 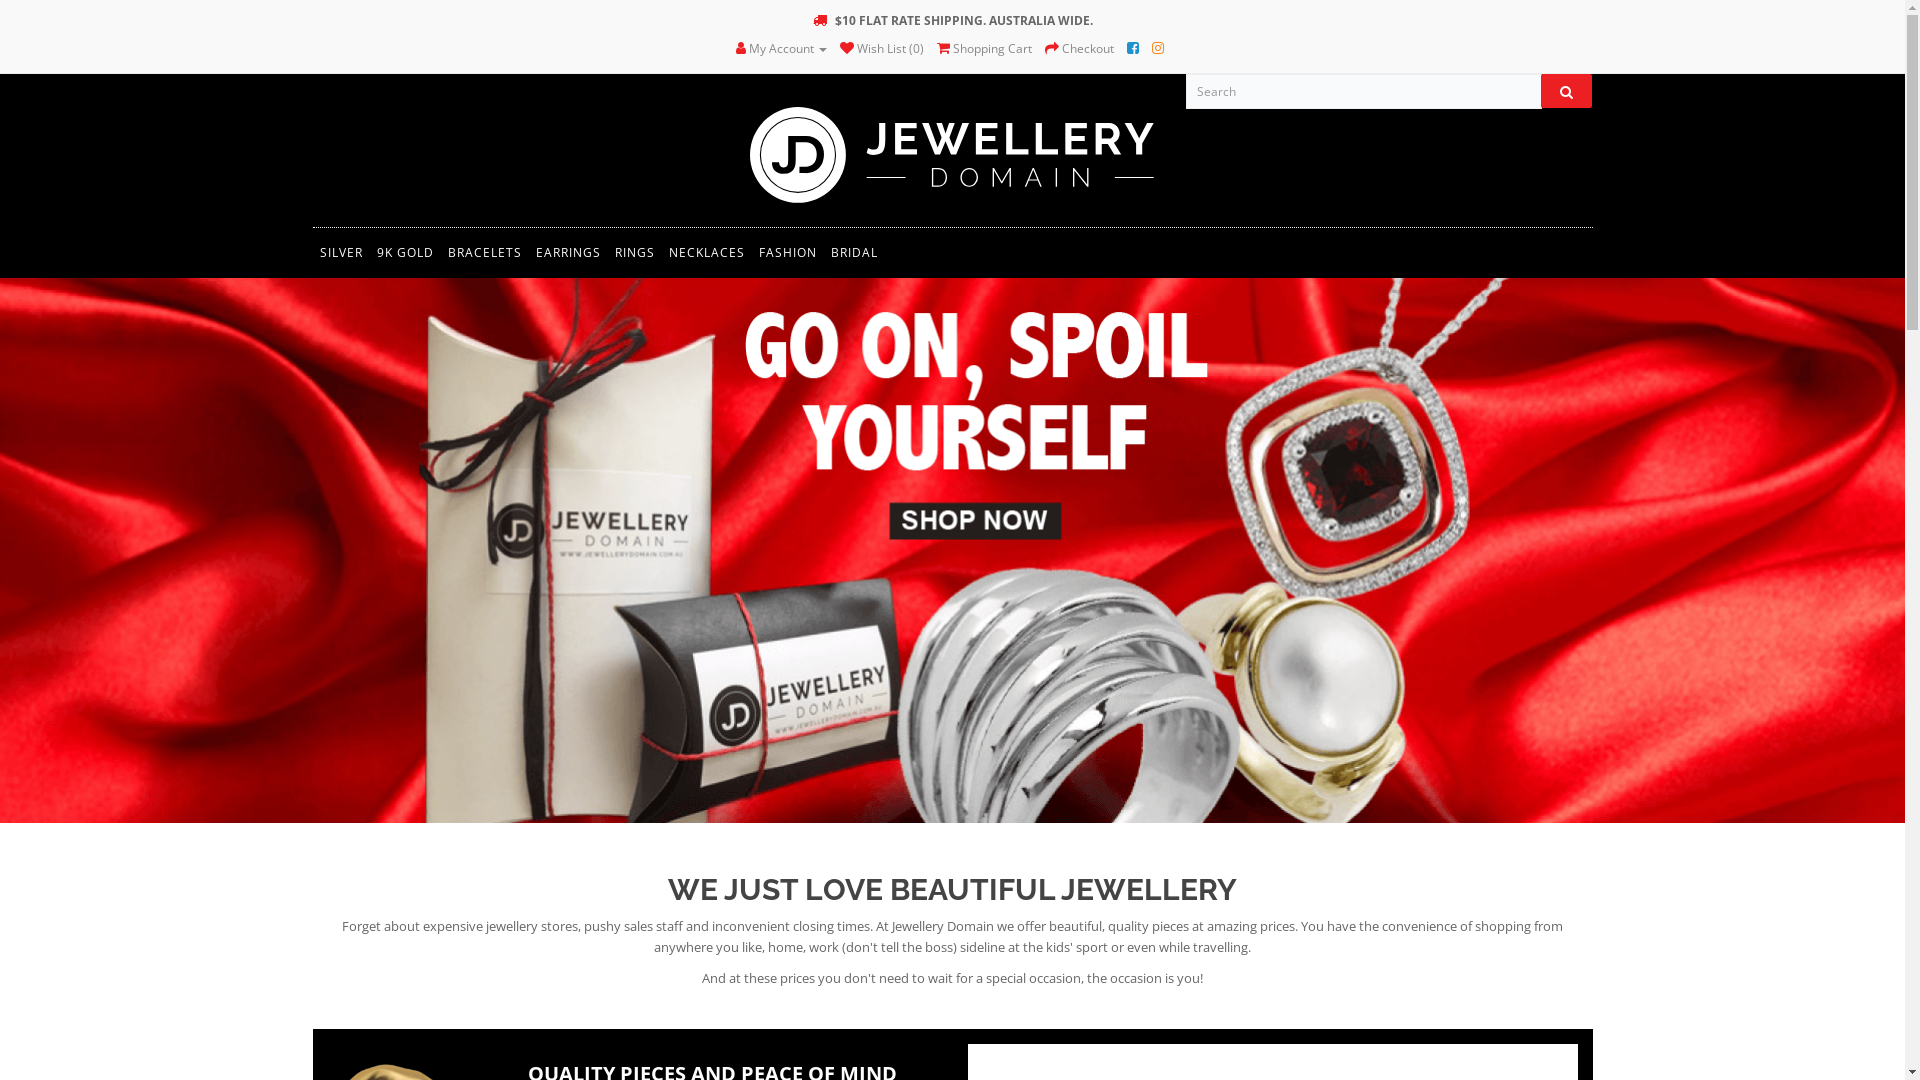 What do you see at coordinates (780, 47) in the screenshot?
I see `'My Account'` at bounding box center [780, 47].